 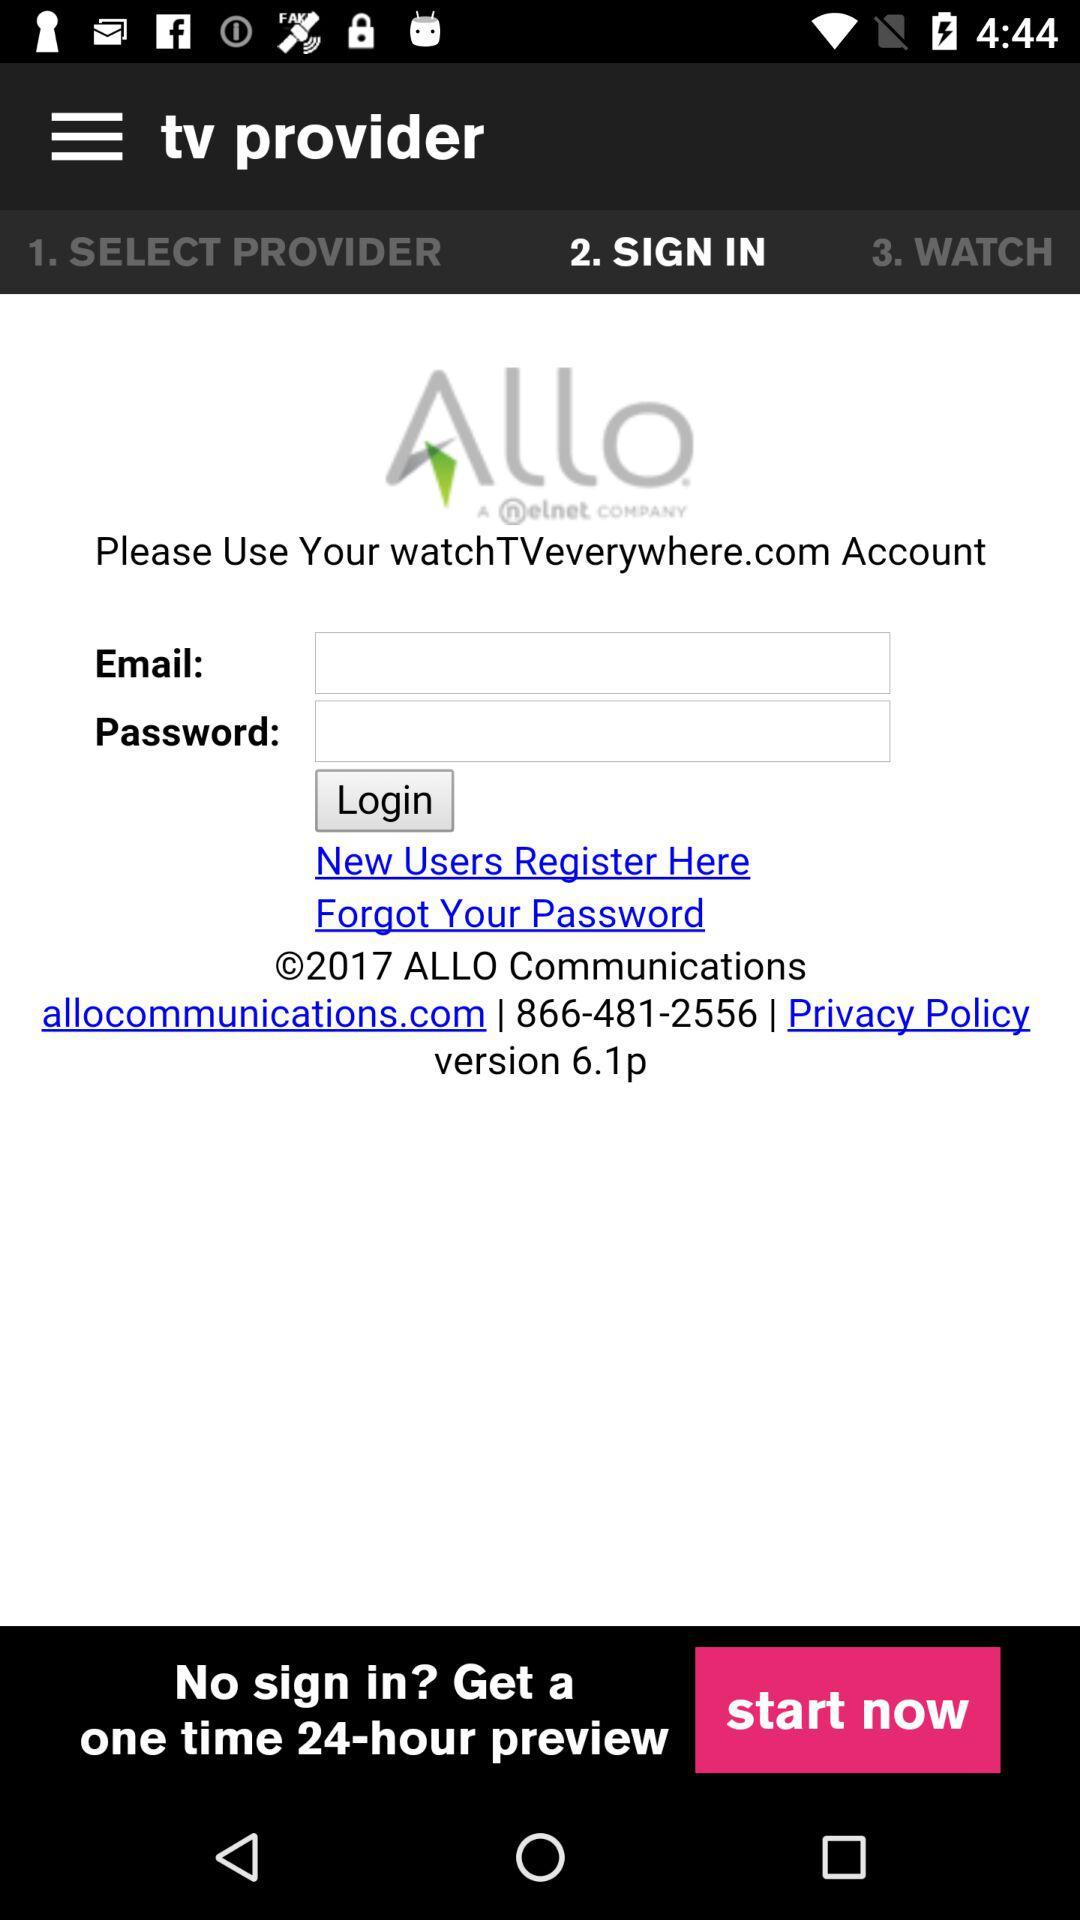 I want to click on open settings, so click(x=79, y=135).